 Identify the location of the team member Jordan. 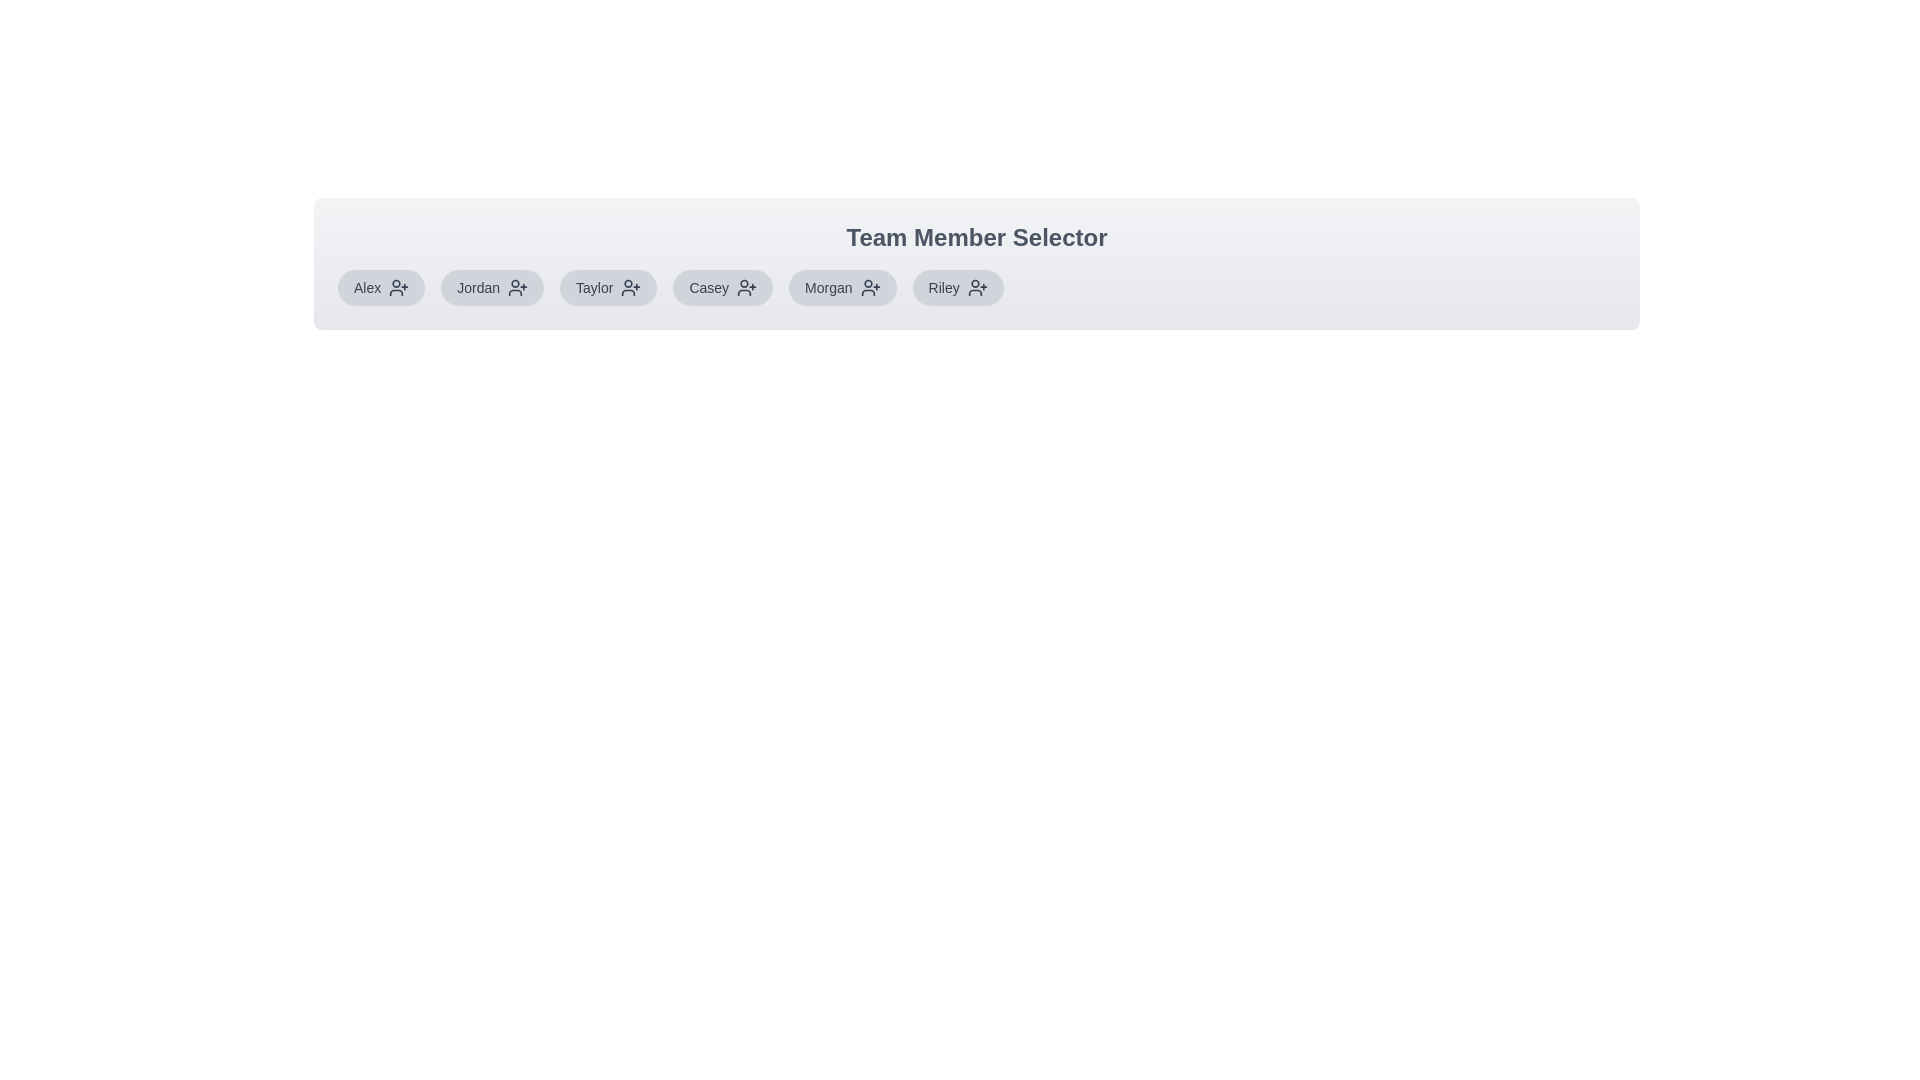
(491, 288).